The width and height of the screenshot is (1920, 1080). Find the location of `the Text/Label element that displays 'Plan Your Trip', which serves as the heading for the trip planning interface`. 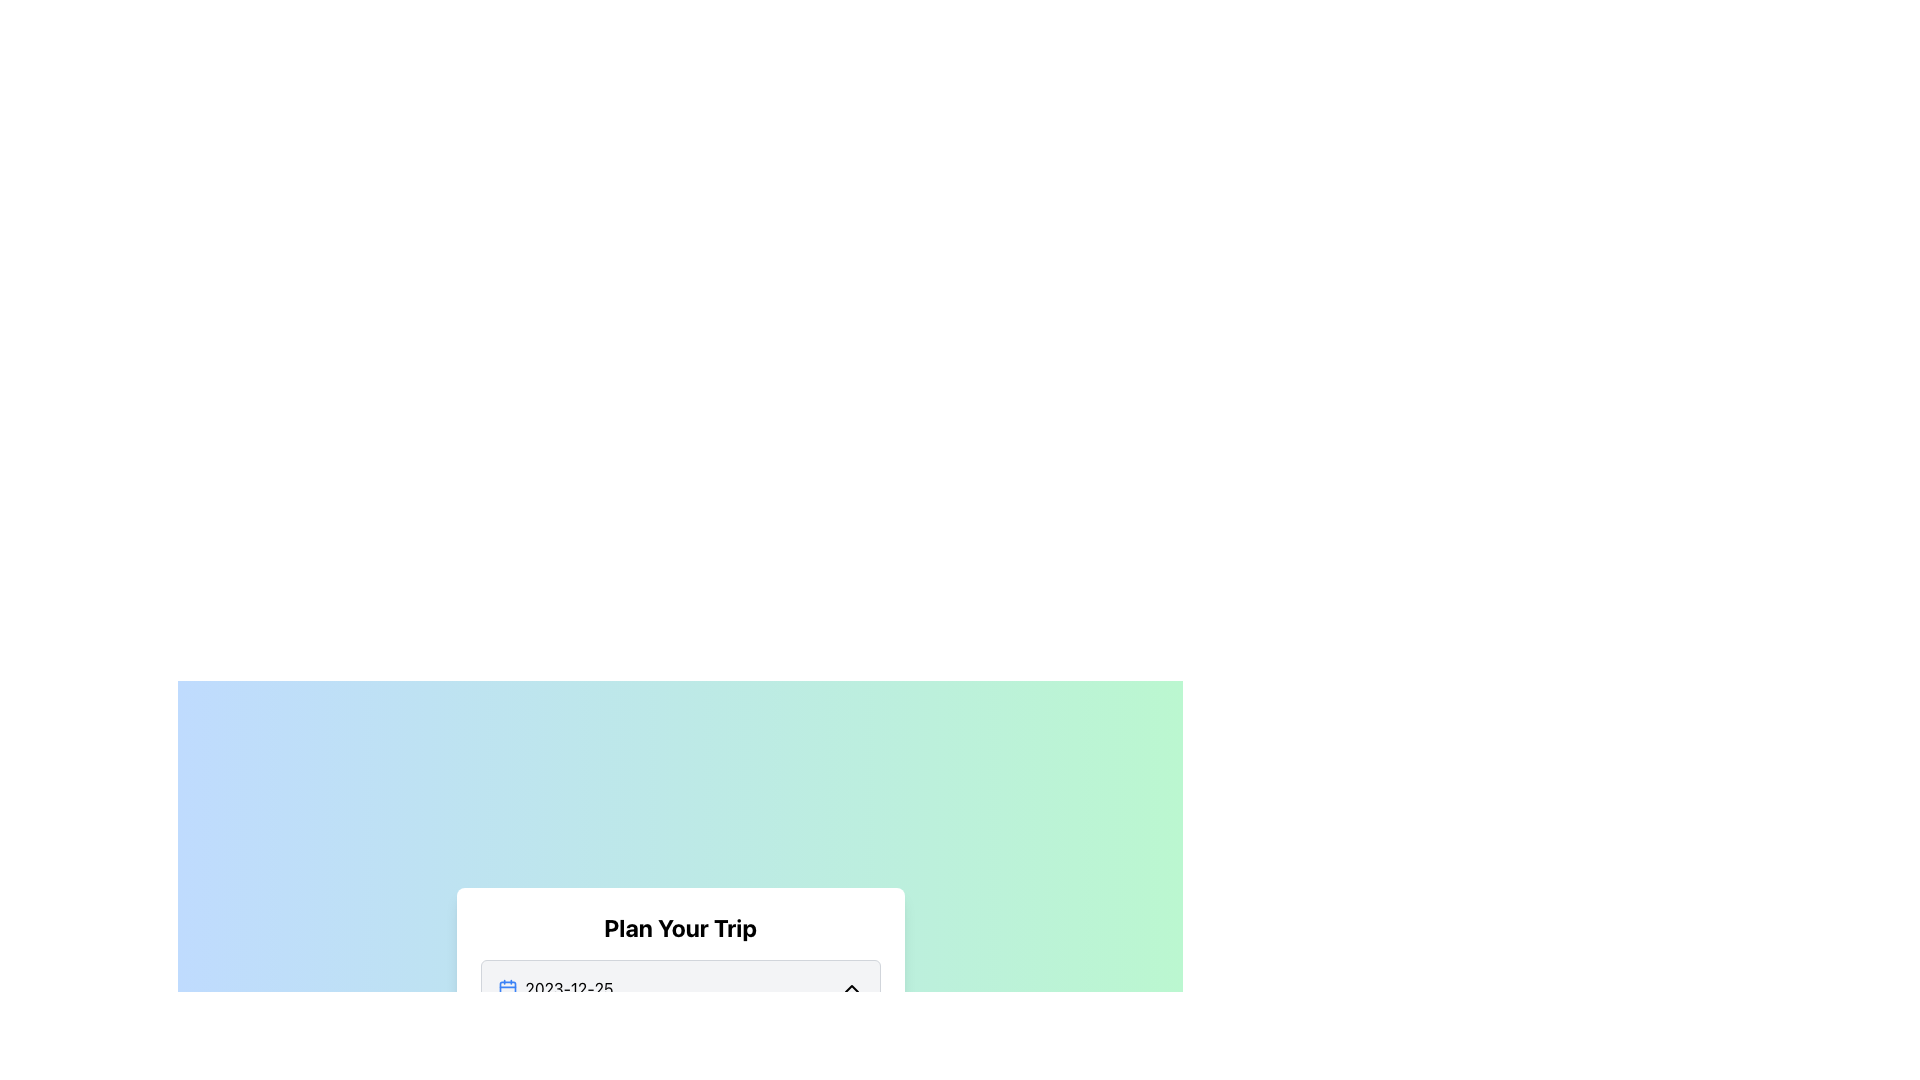

the Text/Label element that displays 'Plan Your Trip', which serves as the heading for the trip planning interface is located at coordinates (680, 928).